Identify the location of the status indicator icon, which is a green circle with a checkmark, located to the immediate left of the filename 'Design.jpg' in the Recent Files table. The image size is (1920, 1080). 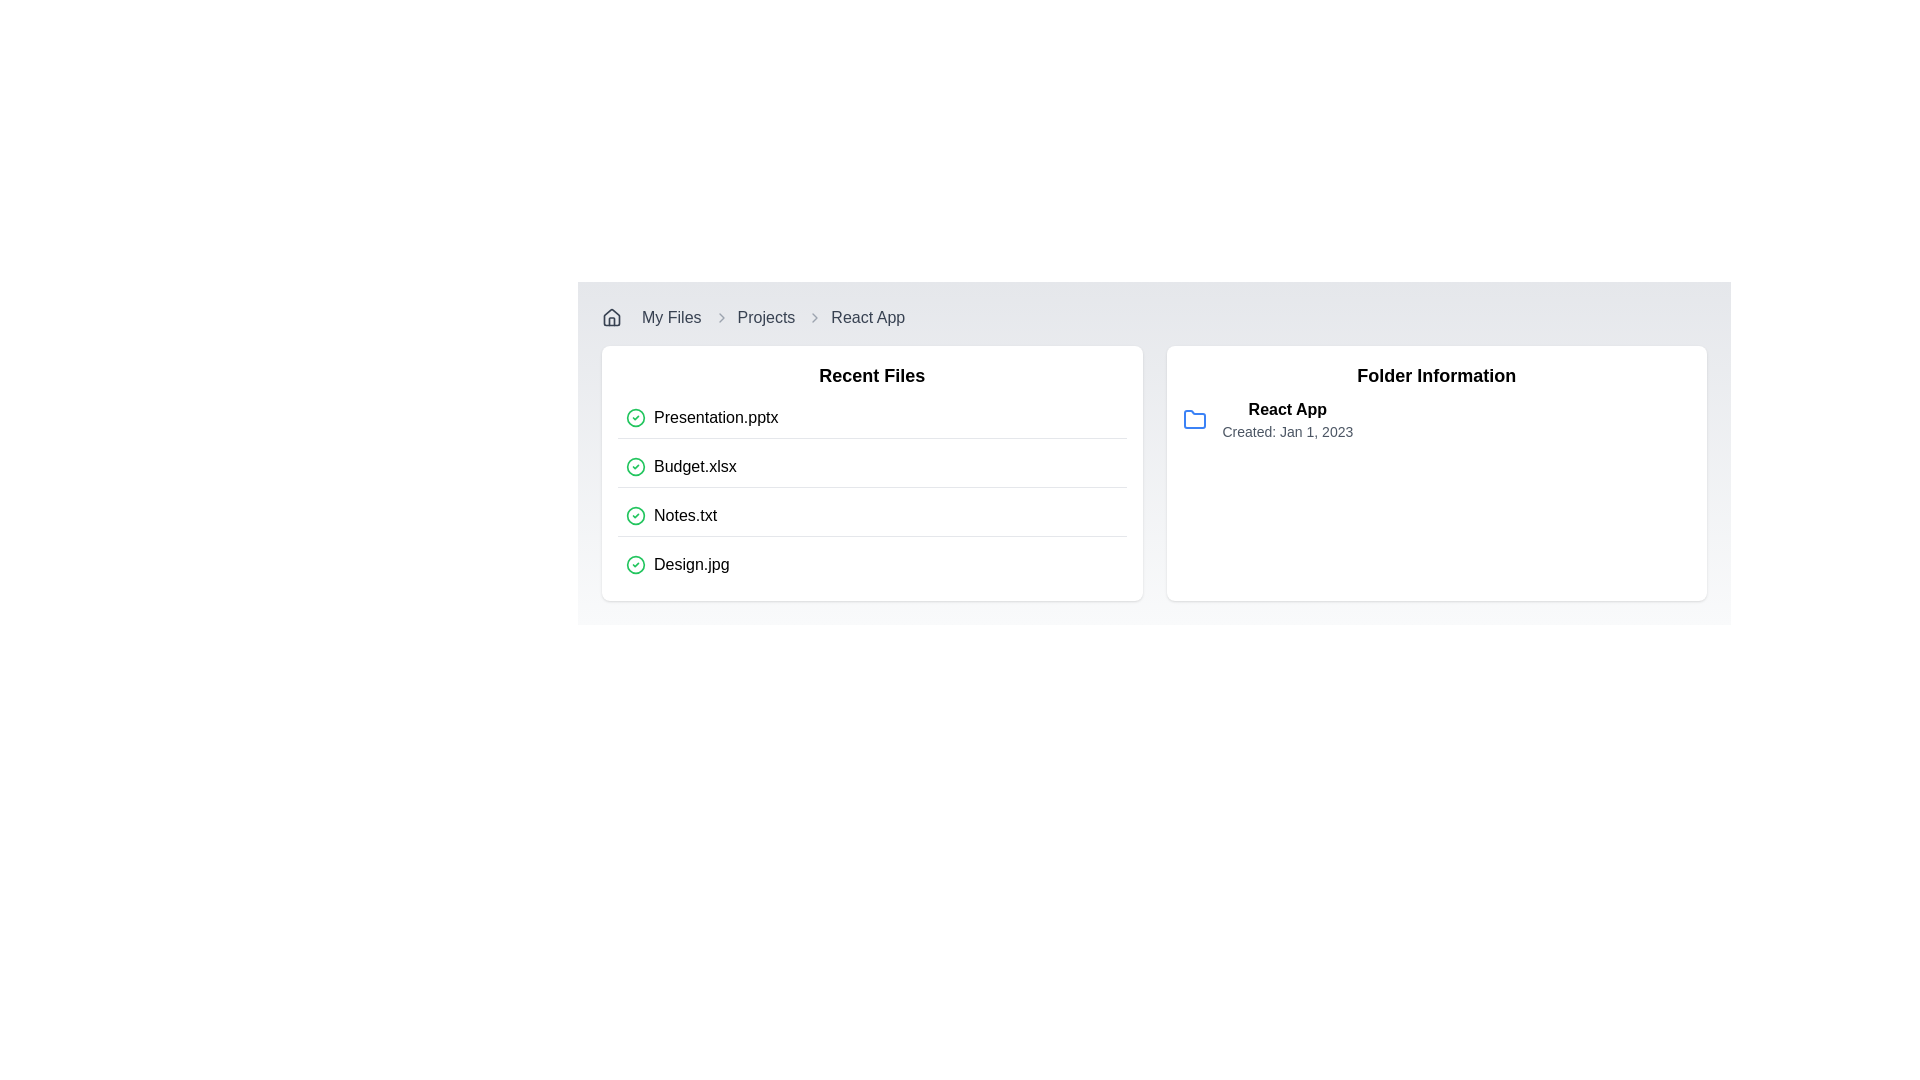
(634, 564).